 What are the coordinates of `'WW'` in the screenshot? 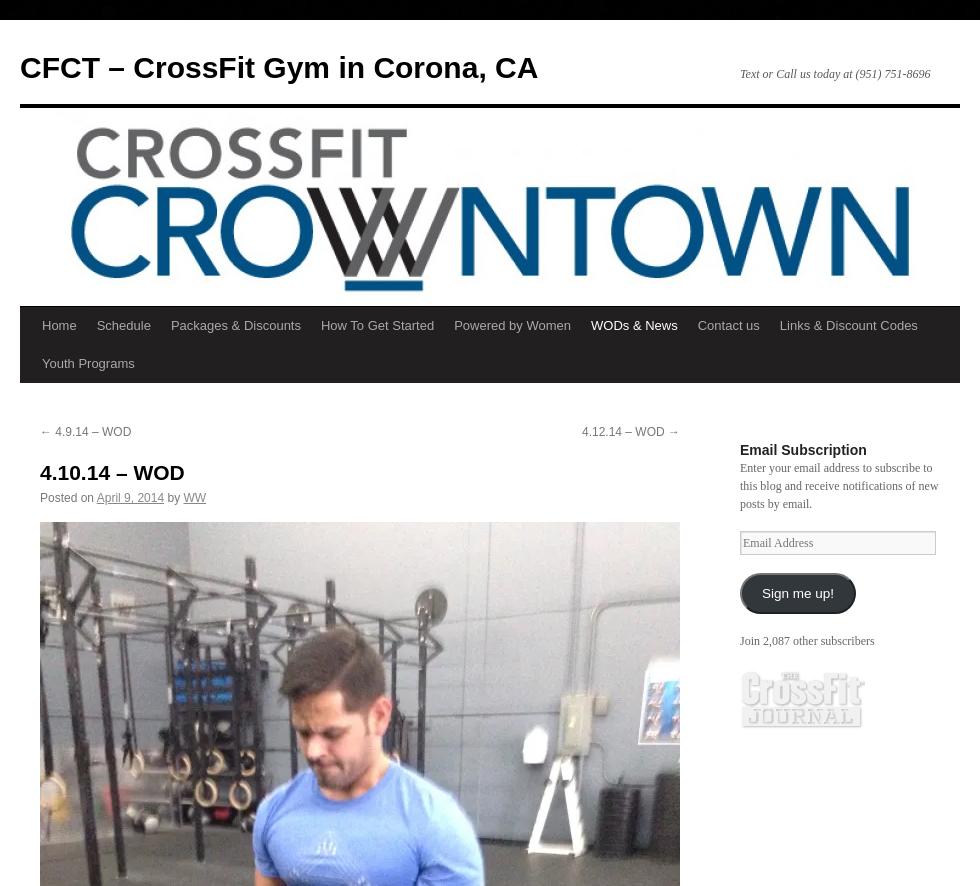 It's located at (194, 497).